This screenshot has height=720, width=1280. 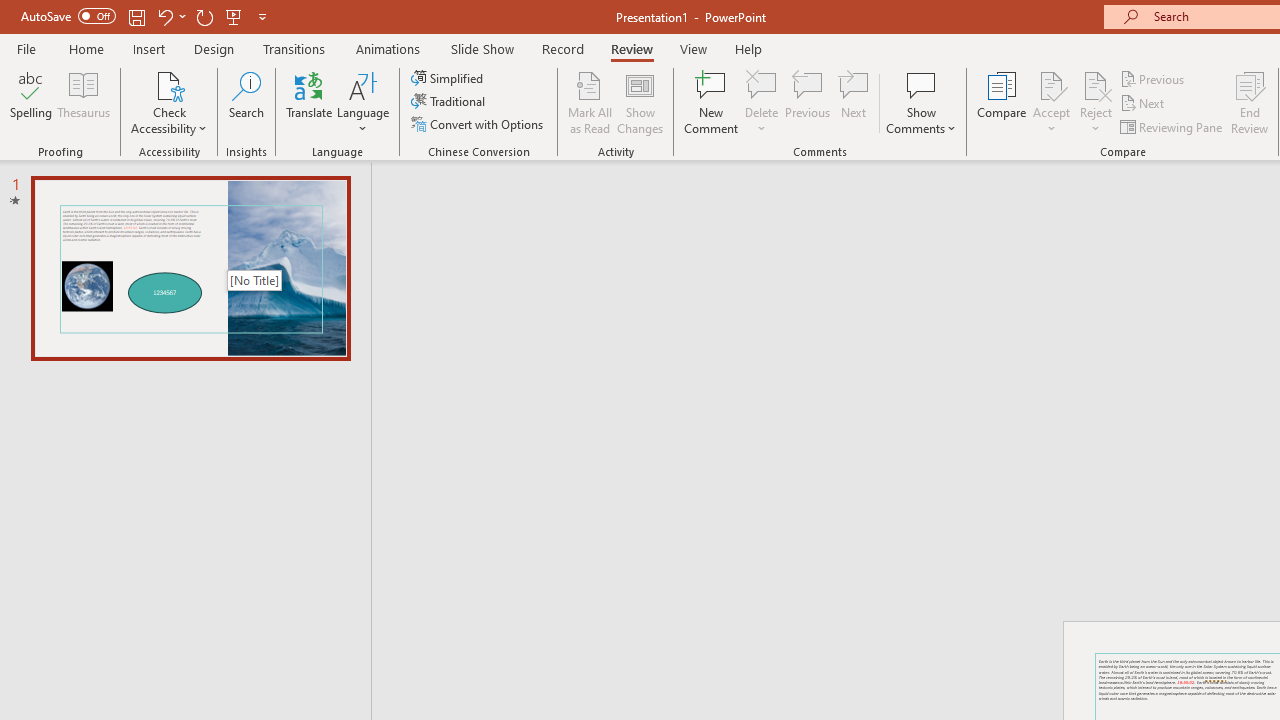 What do you see at coordinates (82, 103) in the screenshot?
I see `'Thesaurus...'` at bounding box center [82, 103].